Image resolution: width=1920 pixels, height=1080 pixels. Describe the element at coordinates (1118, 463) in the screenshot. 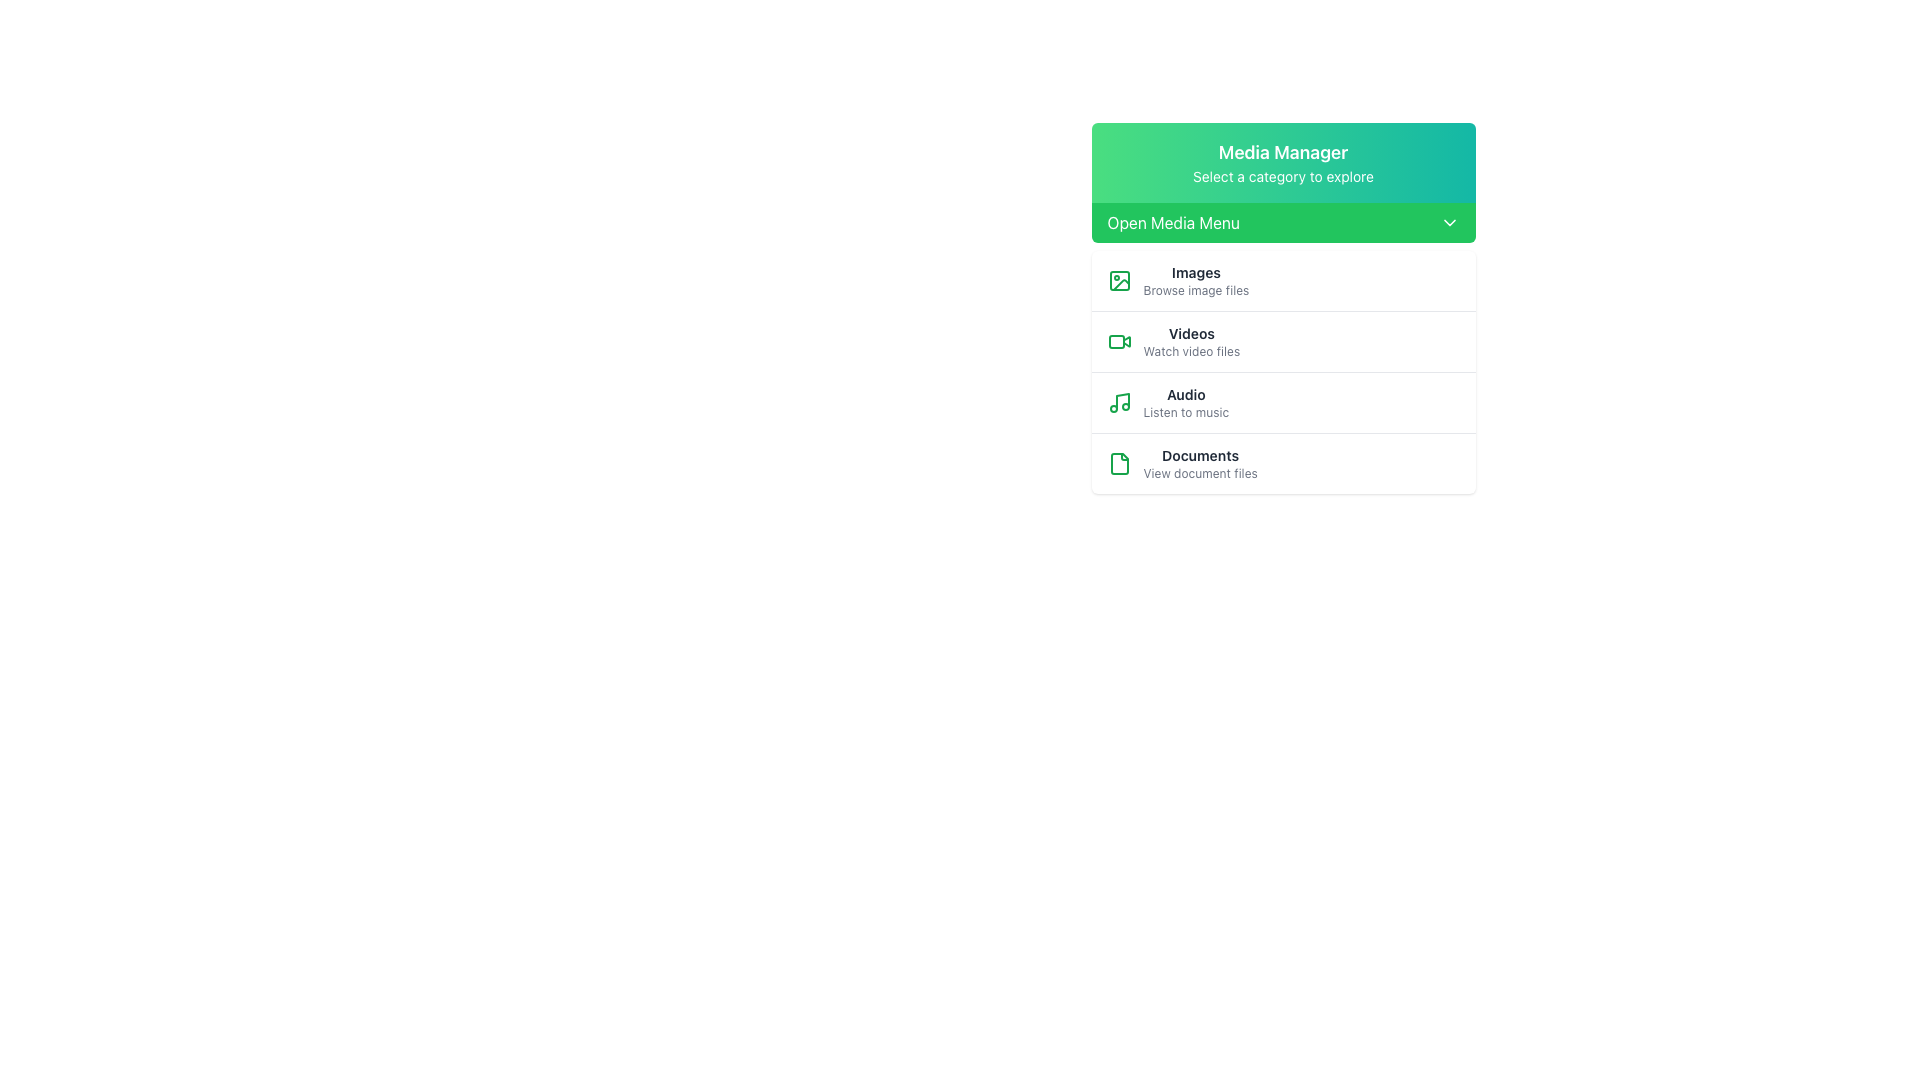

I see `the file document icon that represents the 'Documents' menu option, located at the bottom of the 'Media Manager' menu` at that location.